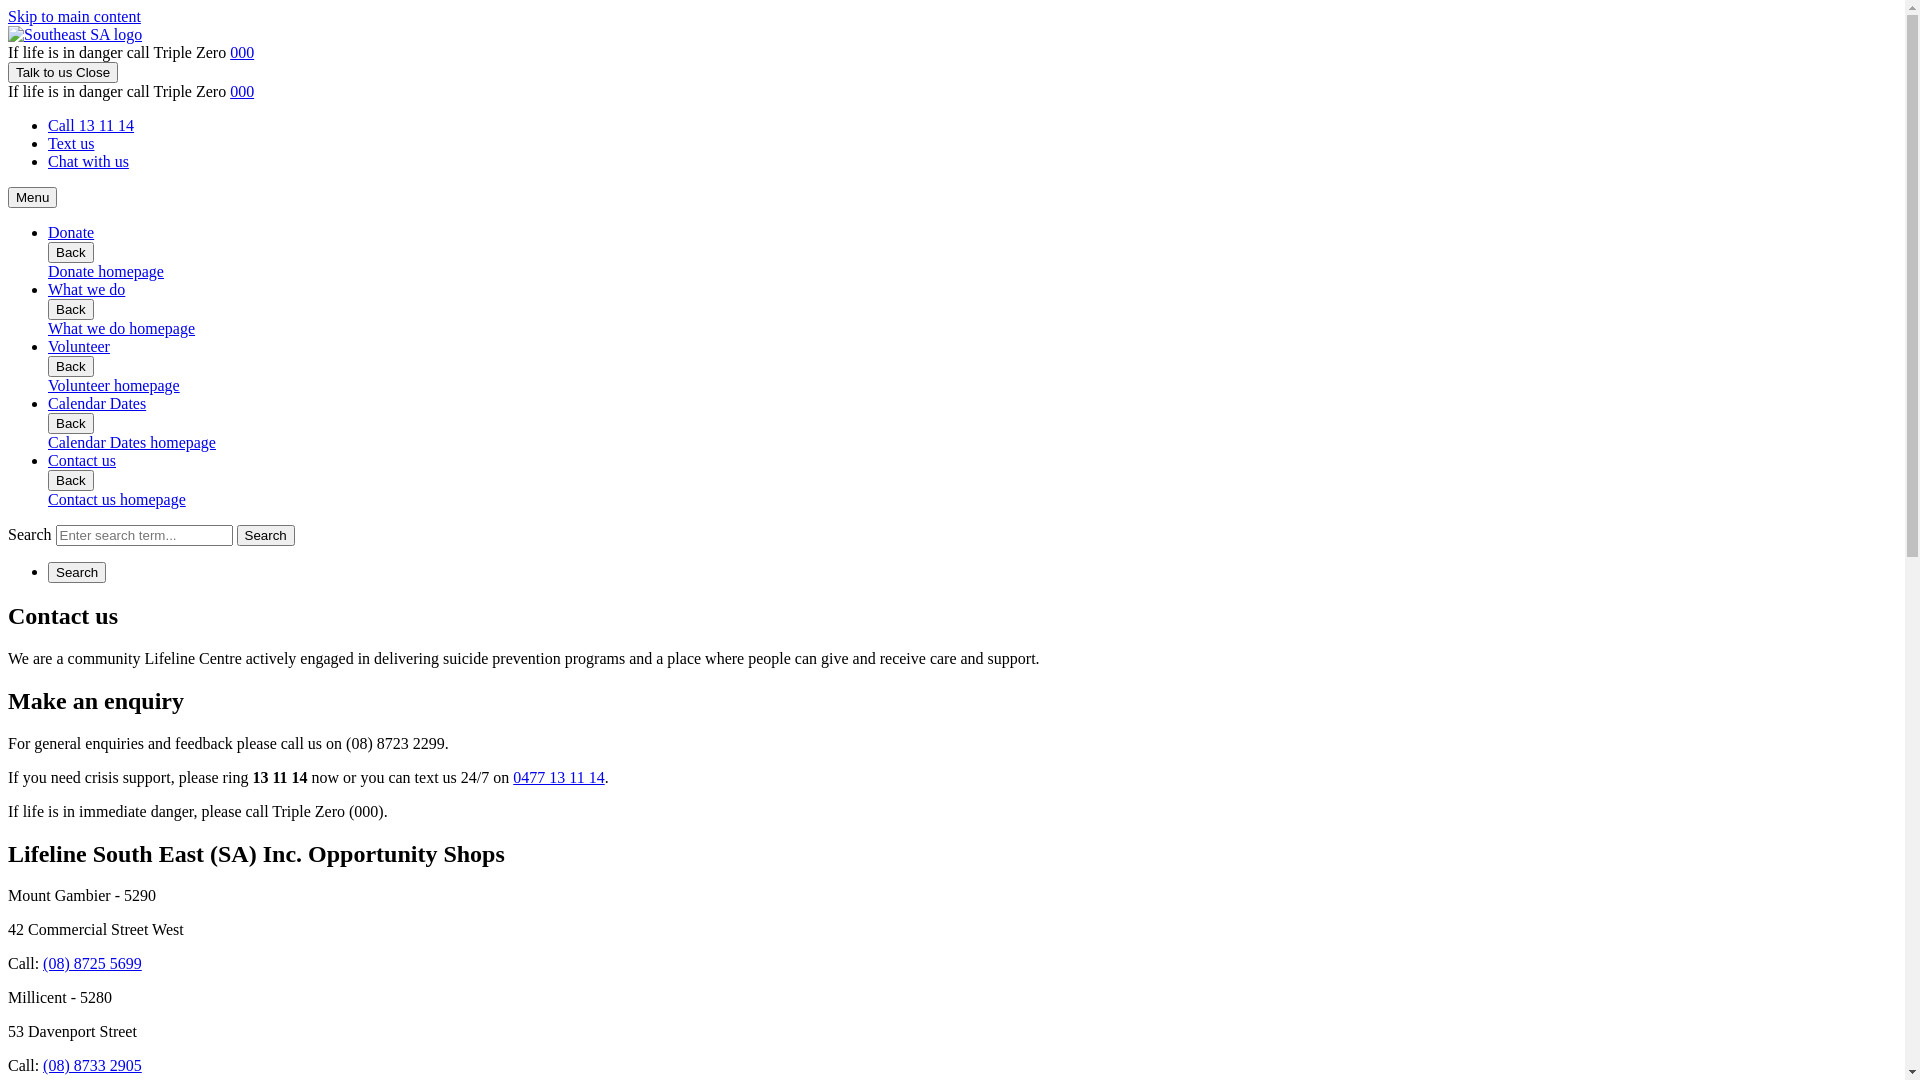  I want to click on 'Talk to us Close', so click(62, 71).